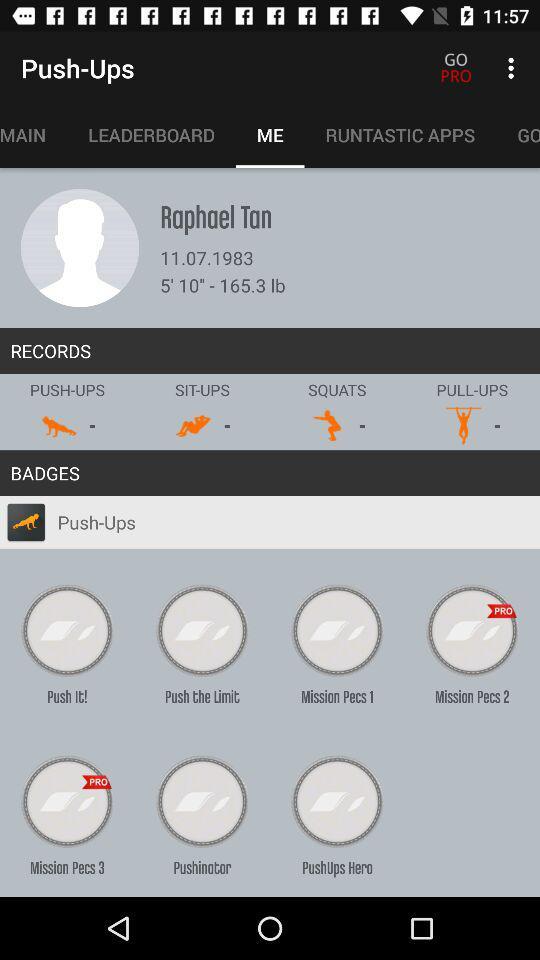 The width and height of the screenshot is (540, 960). I want to click on avatar, so click(79, 247).